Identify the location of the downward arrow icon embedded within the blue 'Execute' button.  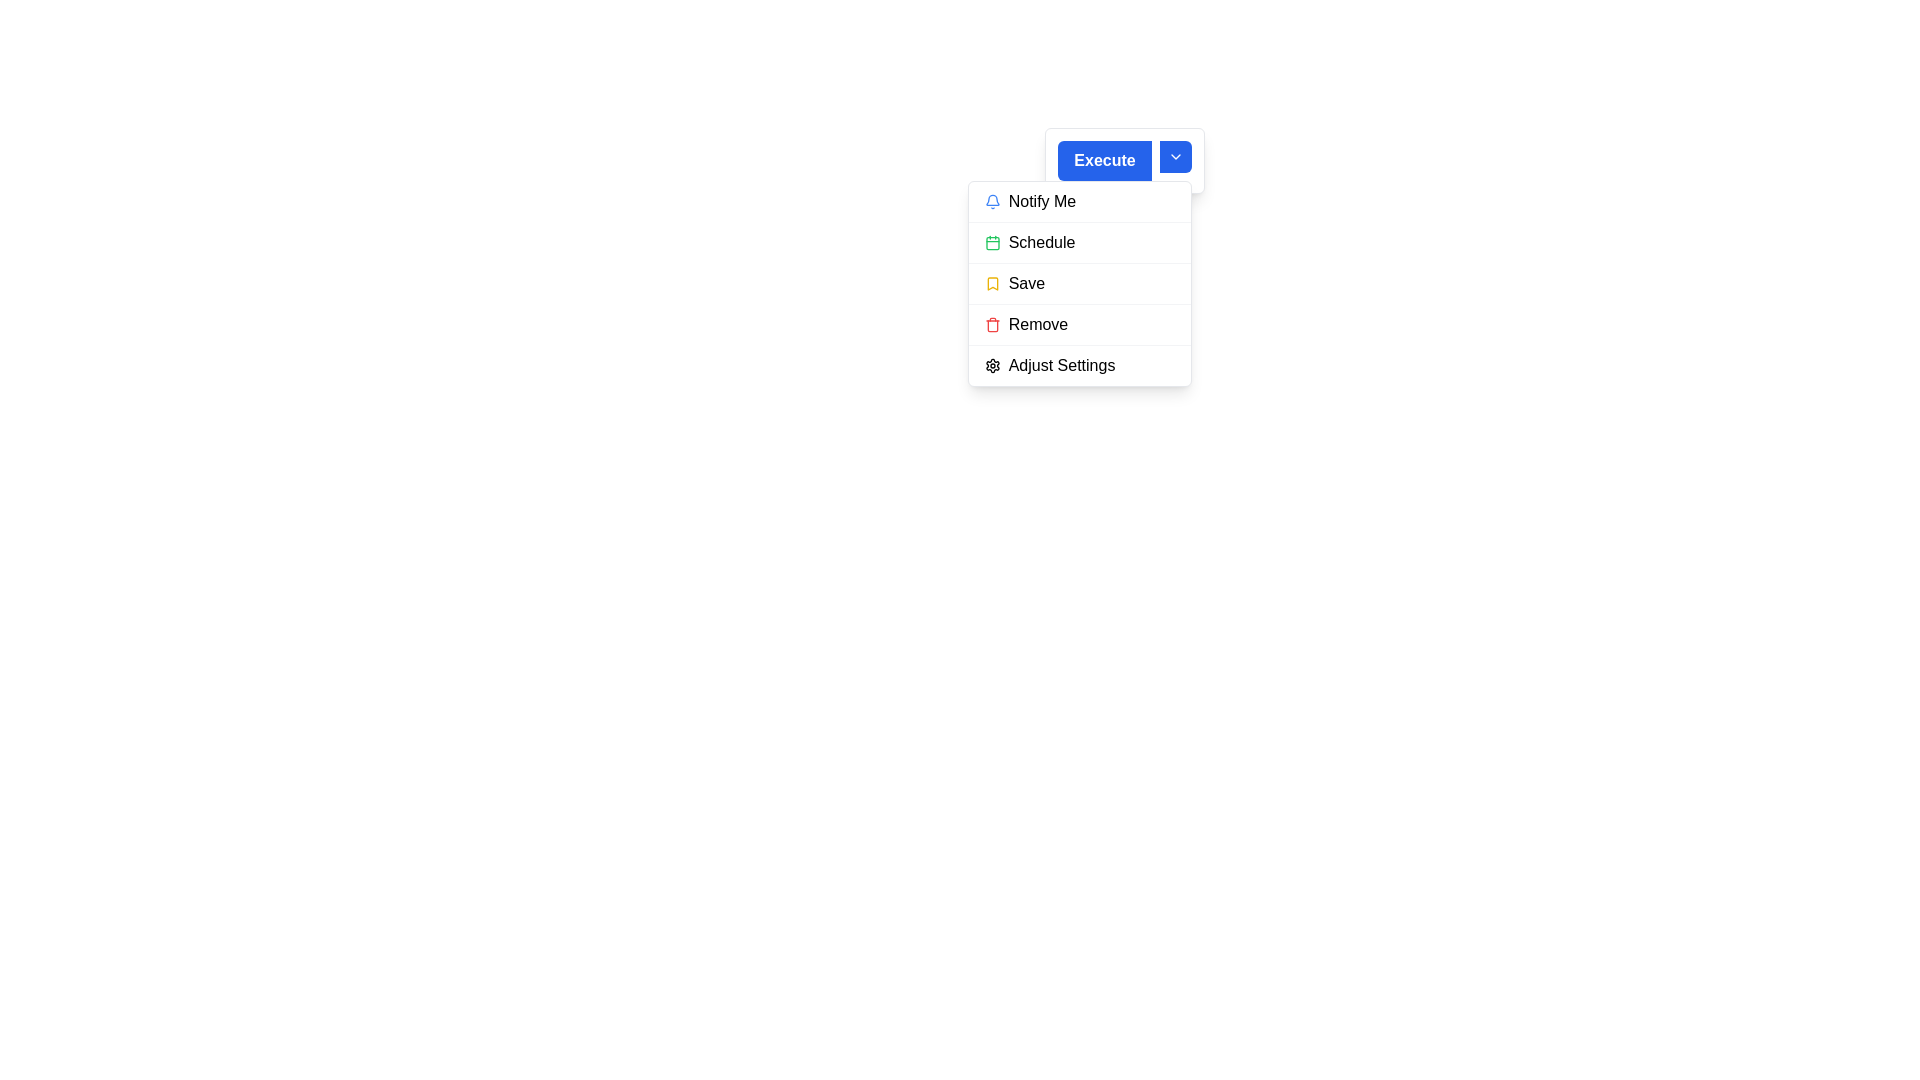
(1175, 156).